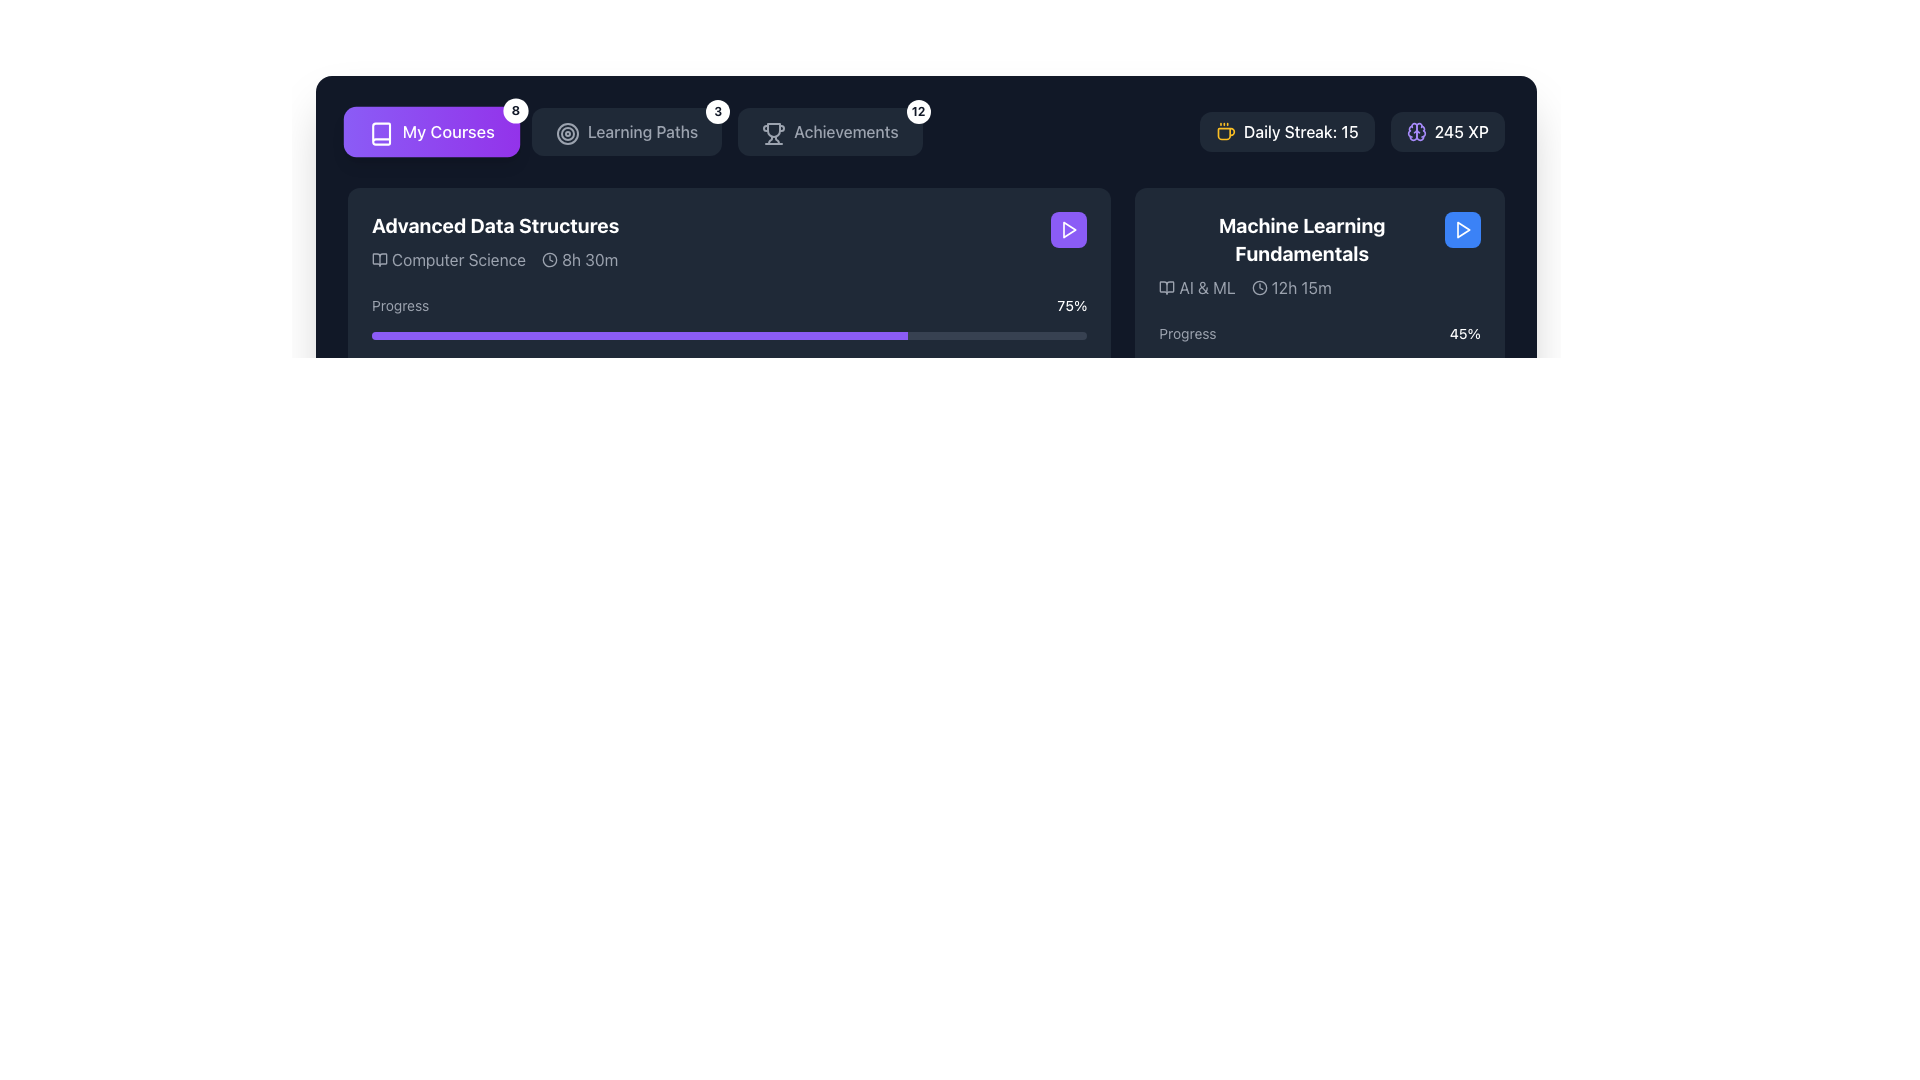  Describe the element at coordinates (379, 131) in the screenshot. I see `the 'My Courses' icon located to the left of the 'My Courses' text in the navigation bar` at that location.